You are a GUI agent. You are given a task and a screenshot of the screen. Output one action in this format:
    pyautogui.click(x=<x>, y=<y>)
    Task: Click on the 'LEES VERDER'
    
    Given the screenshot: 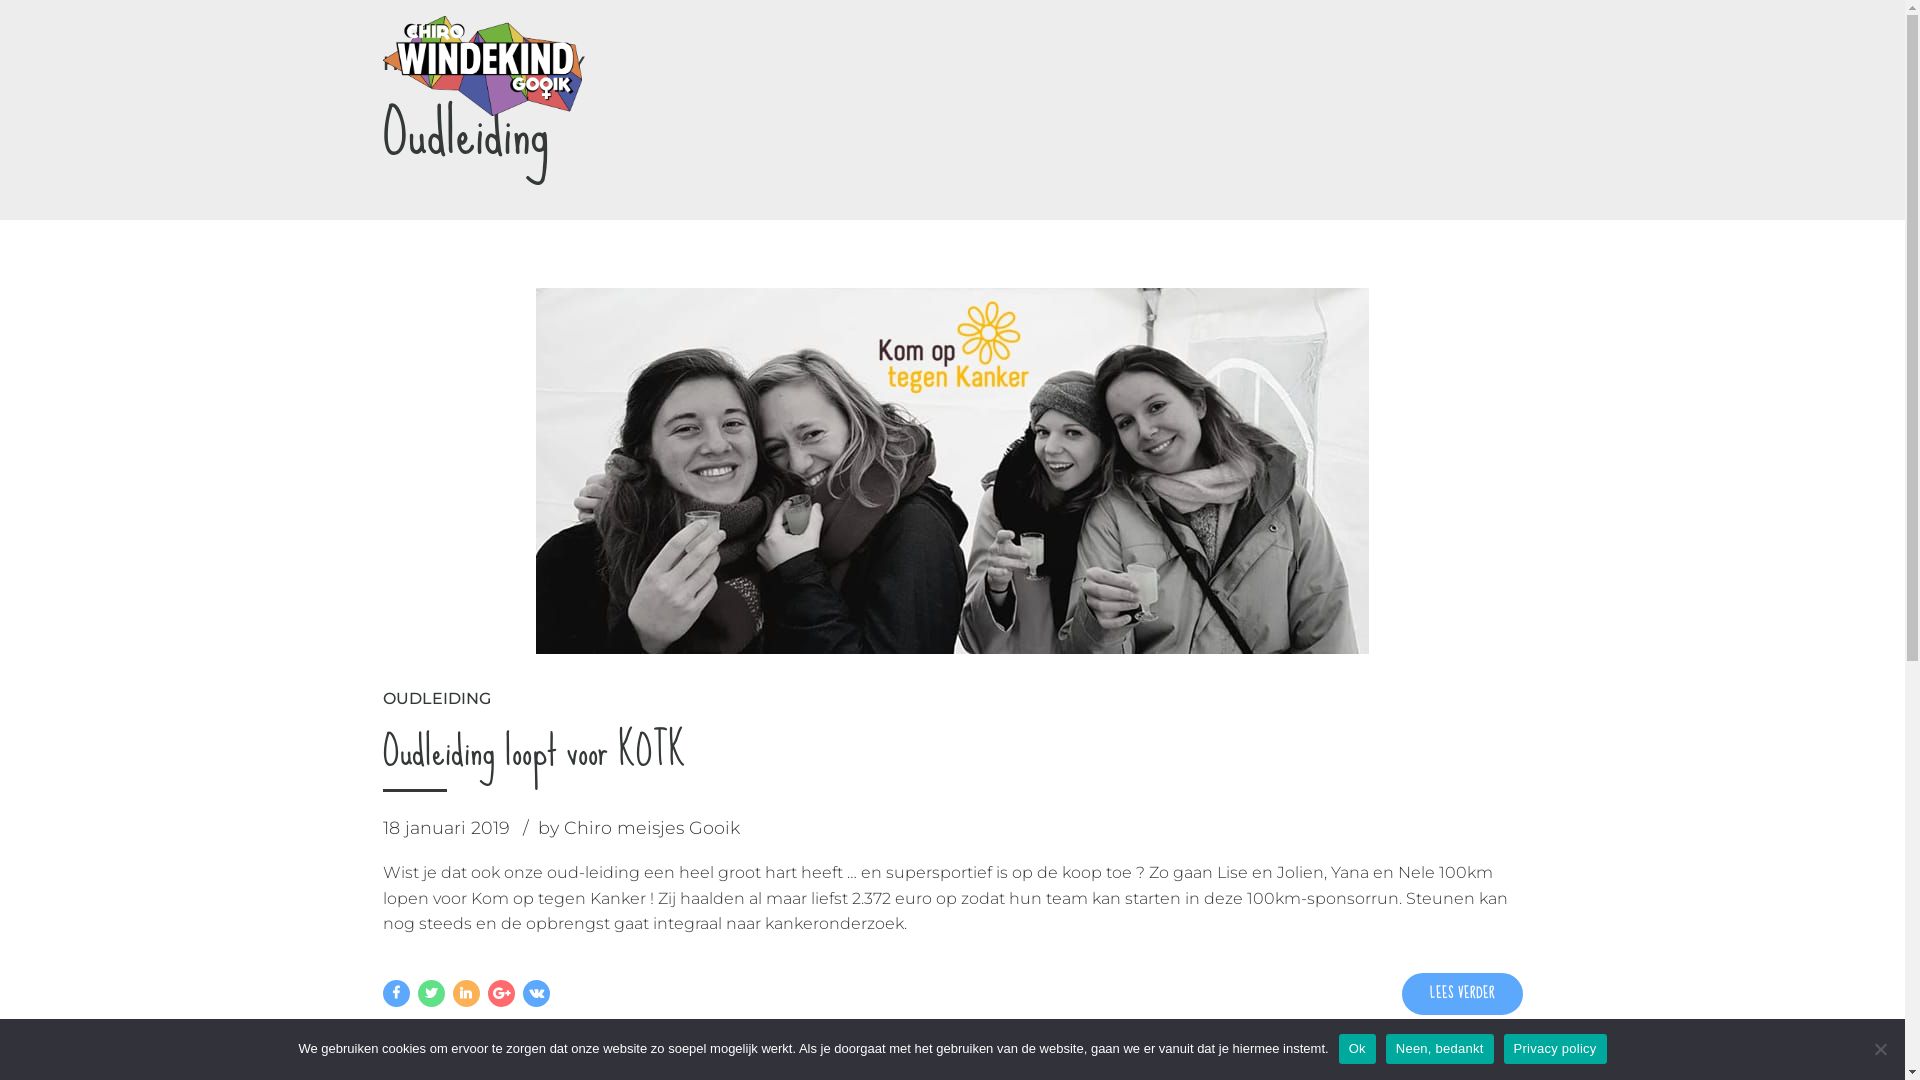 What is the action you would take?
    pyautogui.click(x=1400, y=994)
    